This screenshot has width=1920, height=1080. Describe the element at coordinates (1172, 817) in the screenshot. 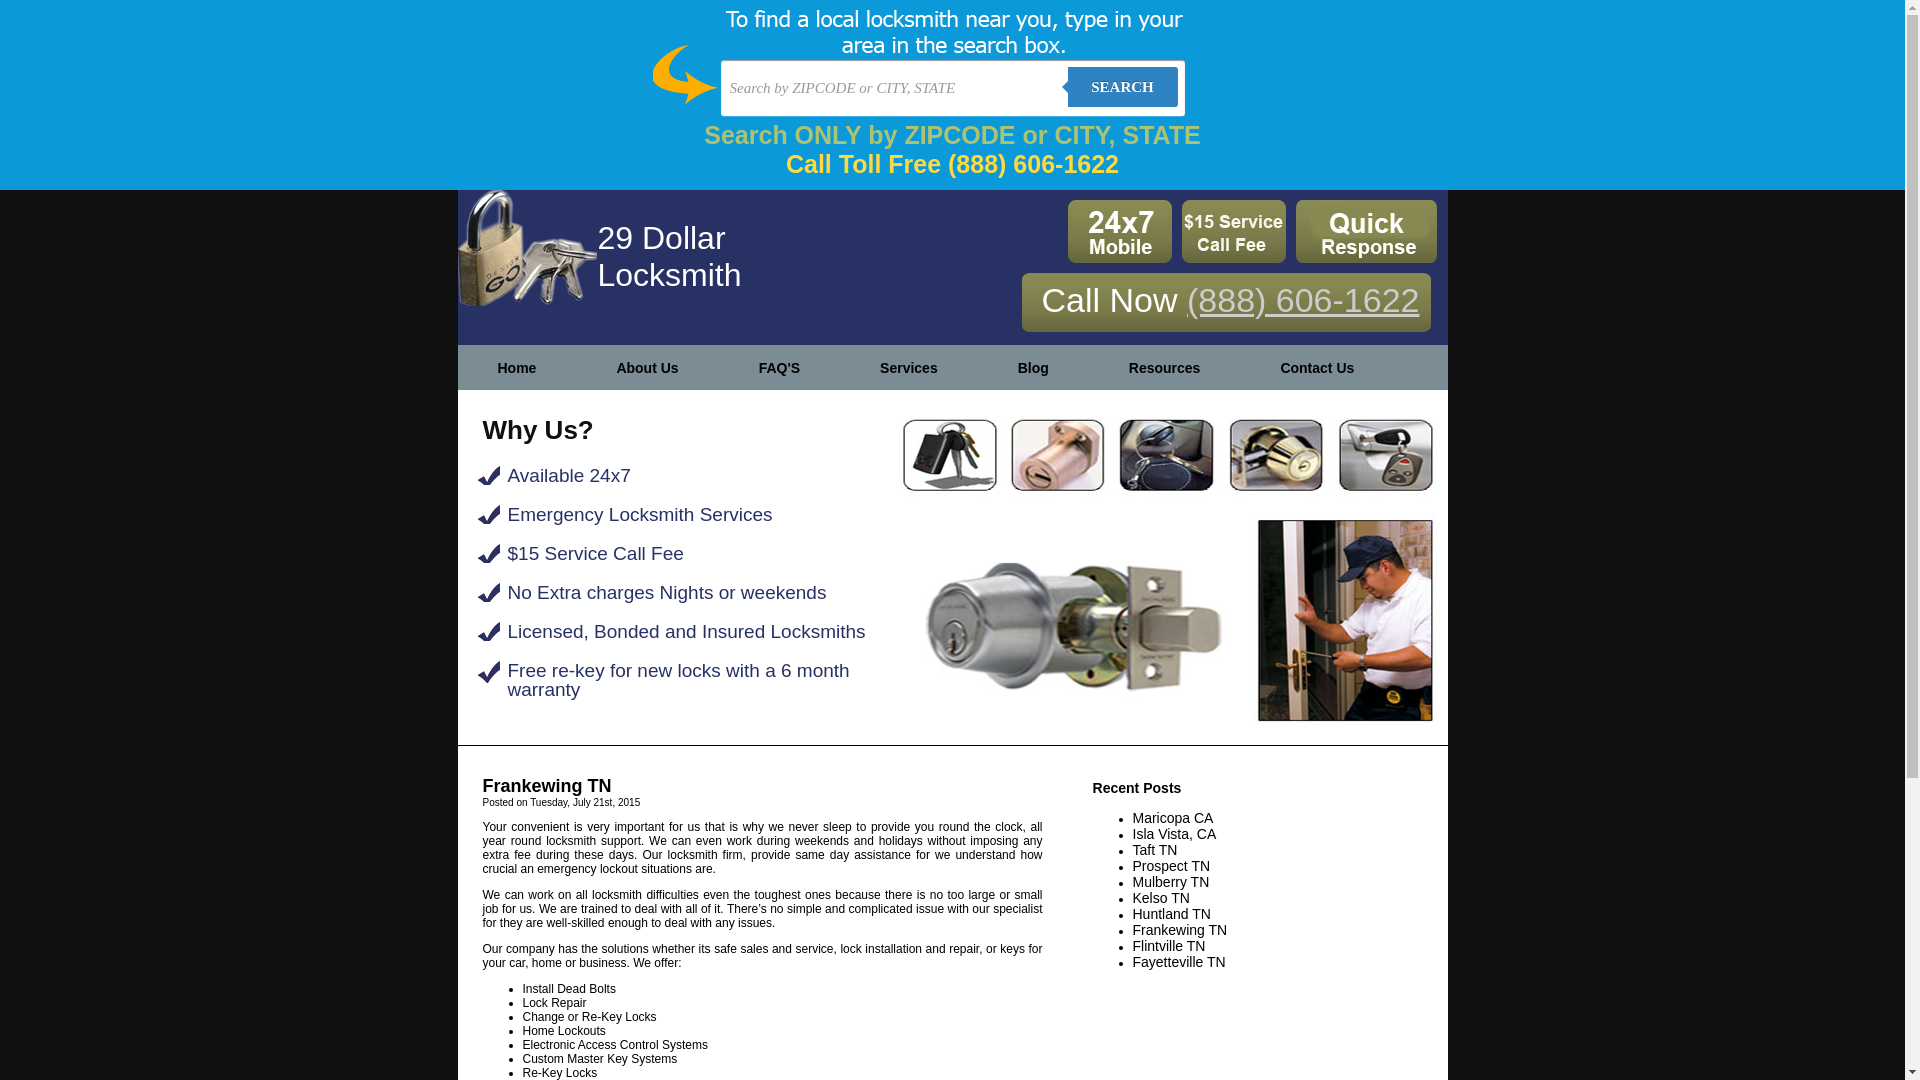

I see `'Maricopa CA'` at that location.